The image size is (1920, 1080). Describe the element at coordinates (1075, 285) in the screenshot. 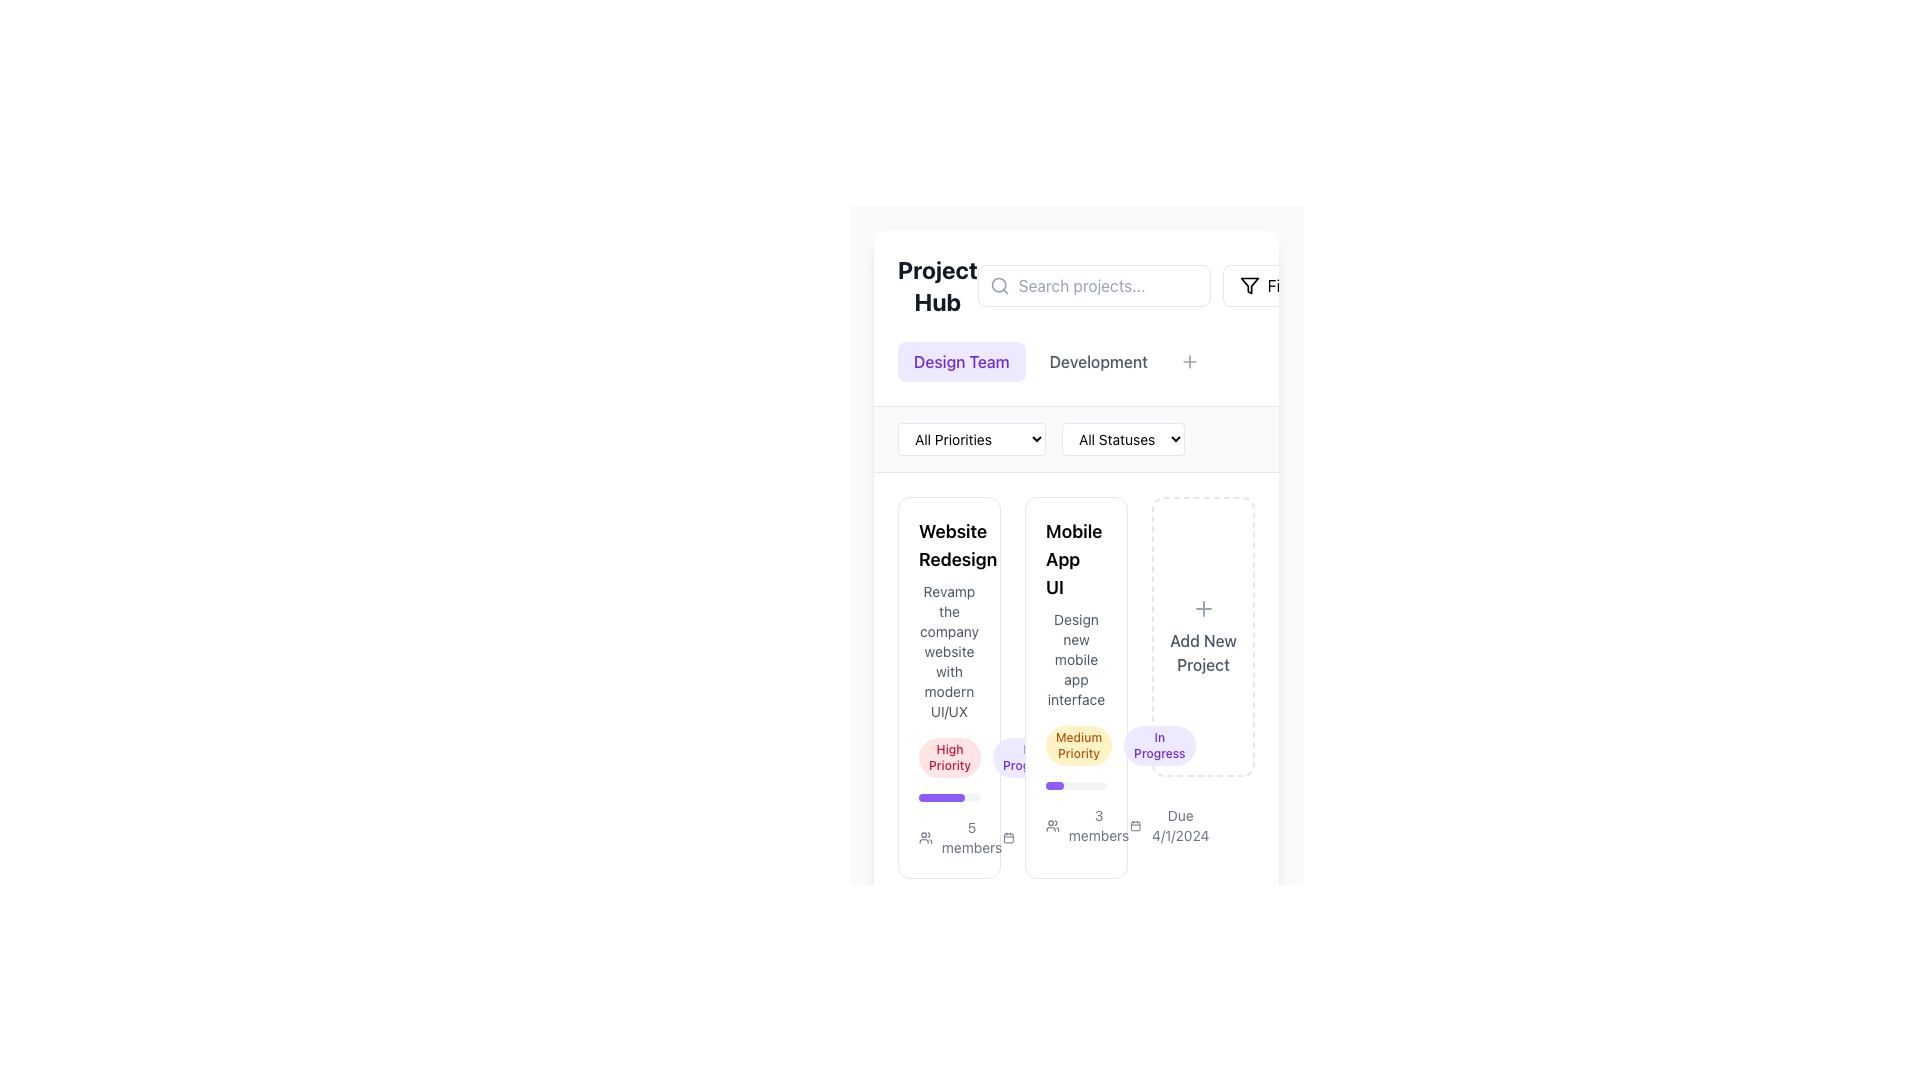

I see `the text input field labeled 'Search projects...' to focus on it` at that location.